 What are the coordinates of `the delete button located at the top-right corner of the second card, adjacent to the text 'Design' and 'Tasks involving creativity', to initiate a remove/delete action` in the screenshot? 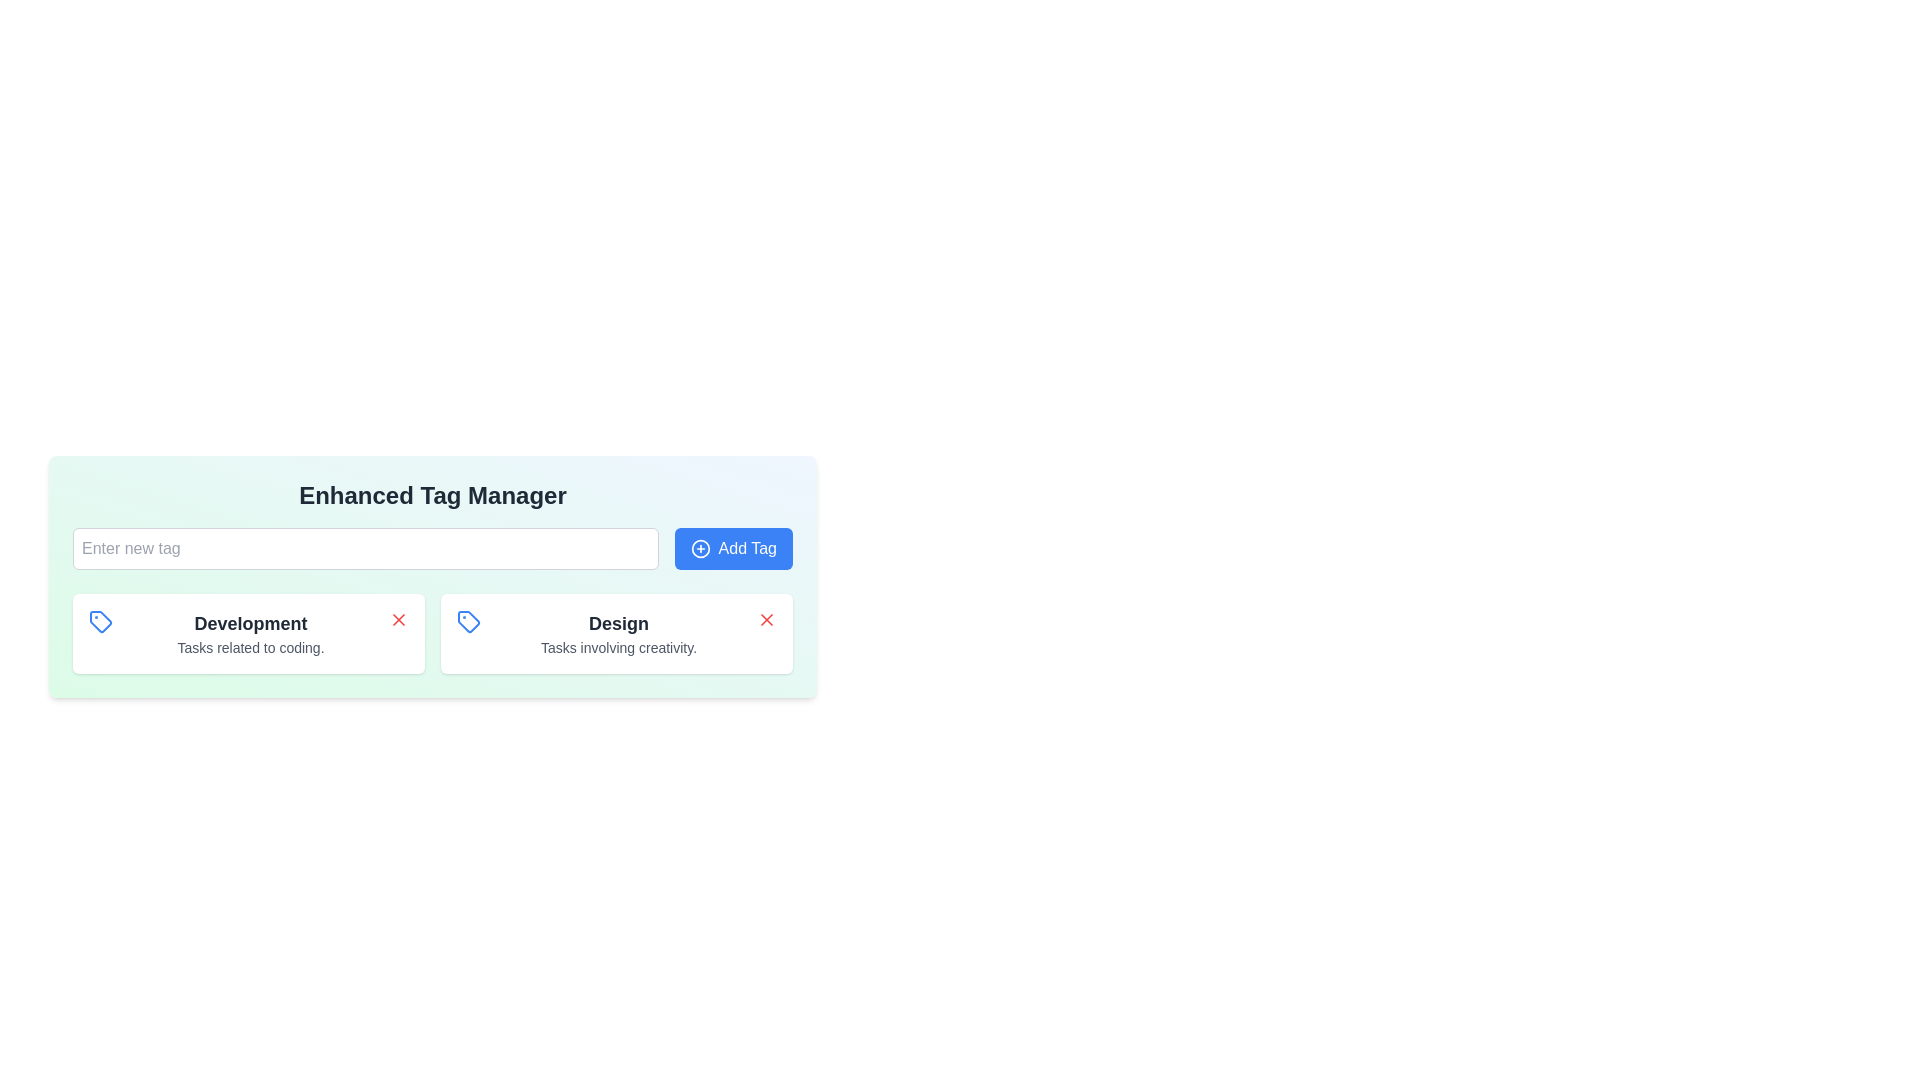 It's located at (766, 619).